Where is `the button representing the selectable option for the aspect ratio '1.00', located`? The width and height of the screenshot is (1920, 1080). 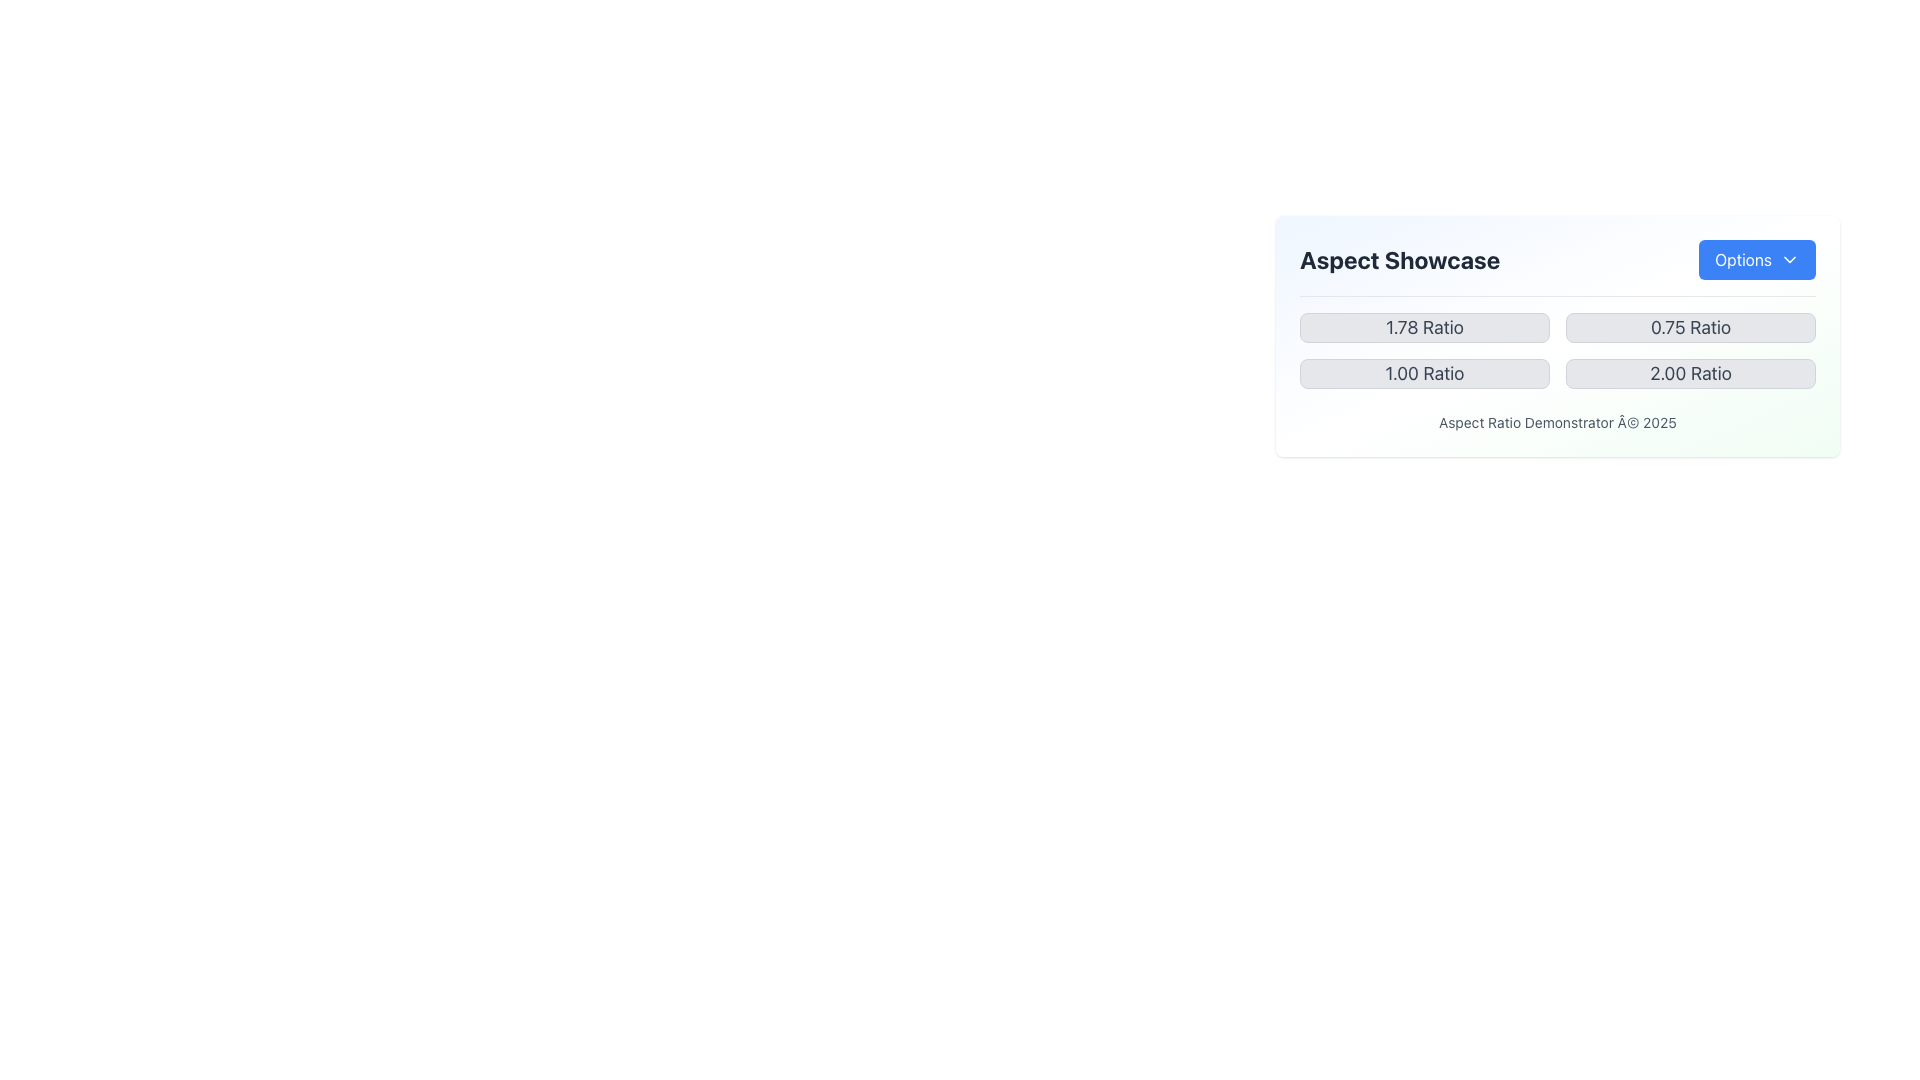 the button representing the selectable option for the aspect ratio '1.00', located is located at coordinates (1424, 374).